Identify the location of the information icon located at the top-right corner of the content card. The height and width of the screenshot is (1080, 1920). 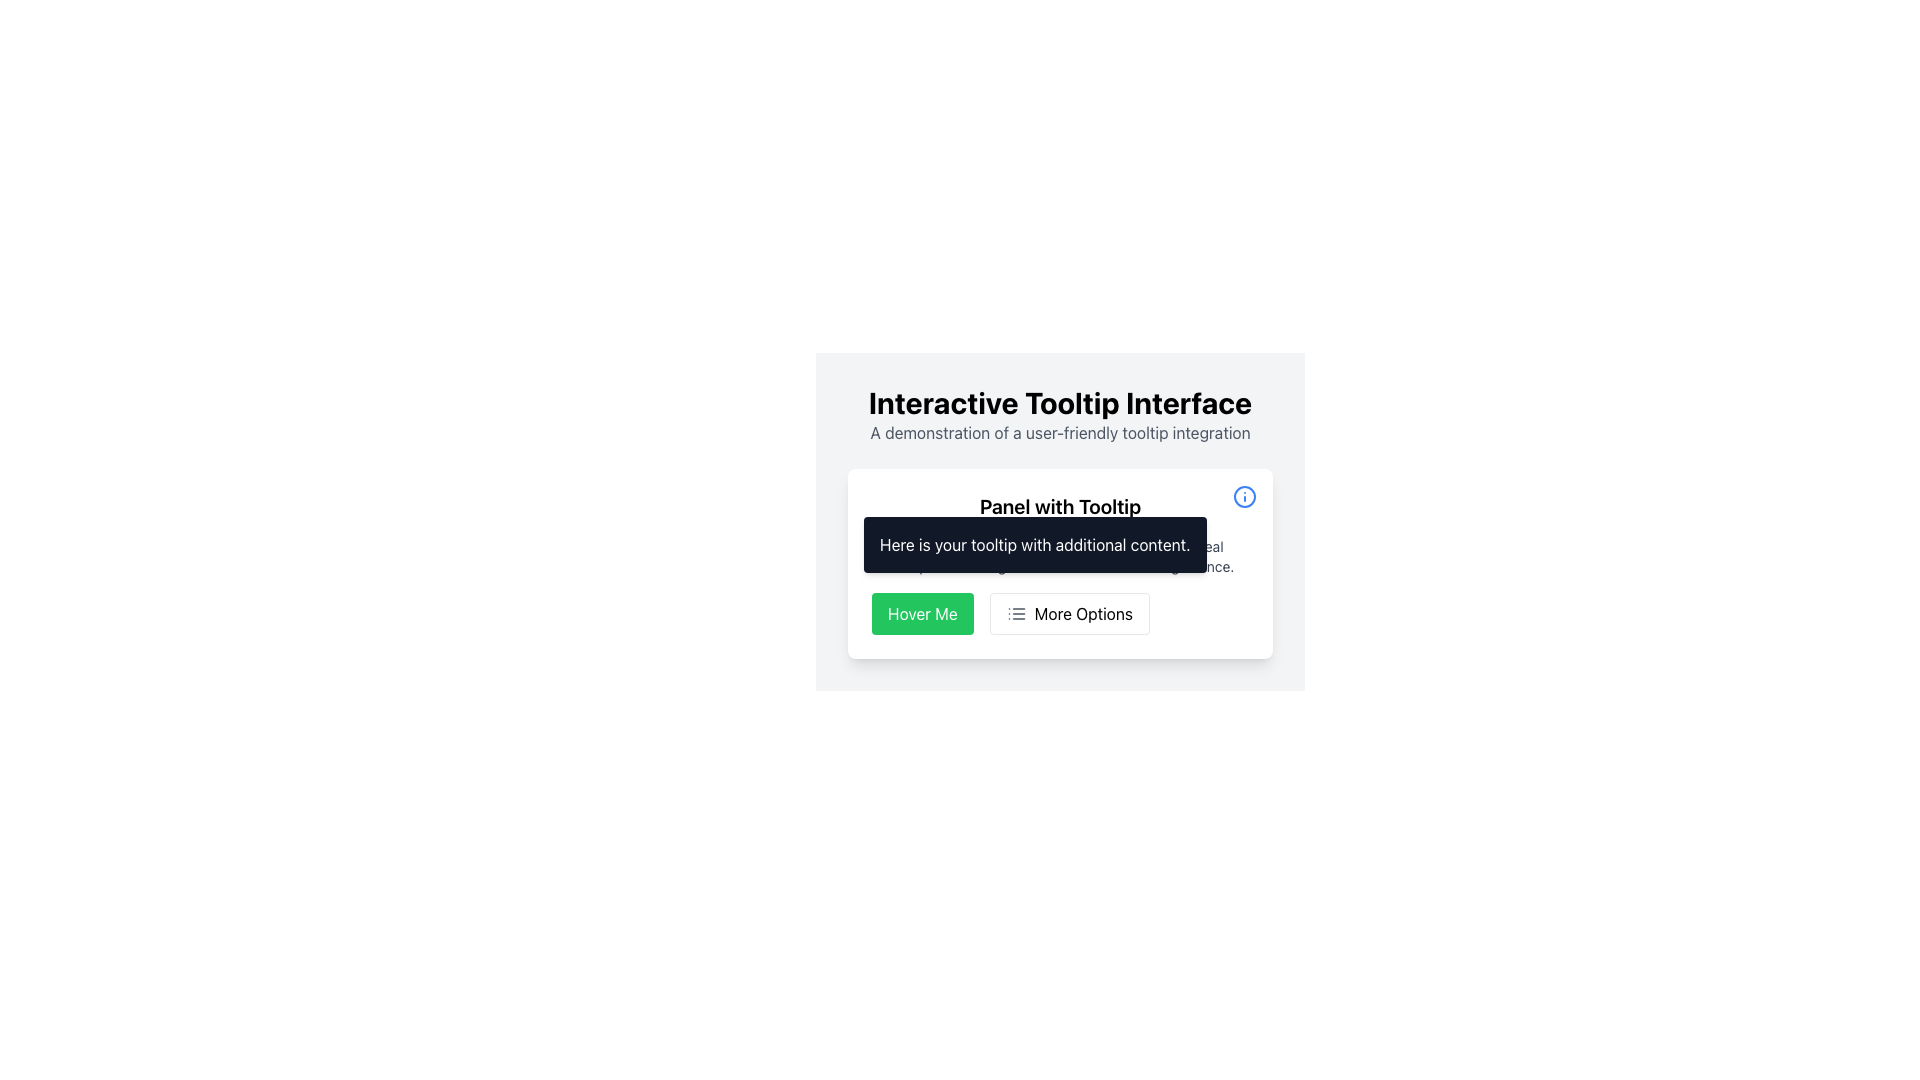
(1243, 496).